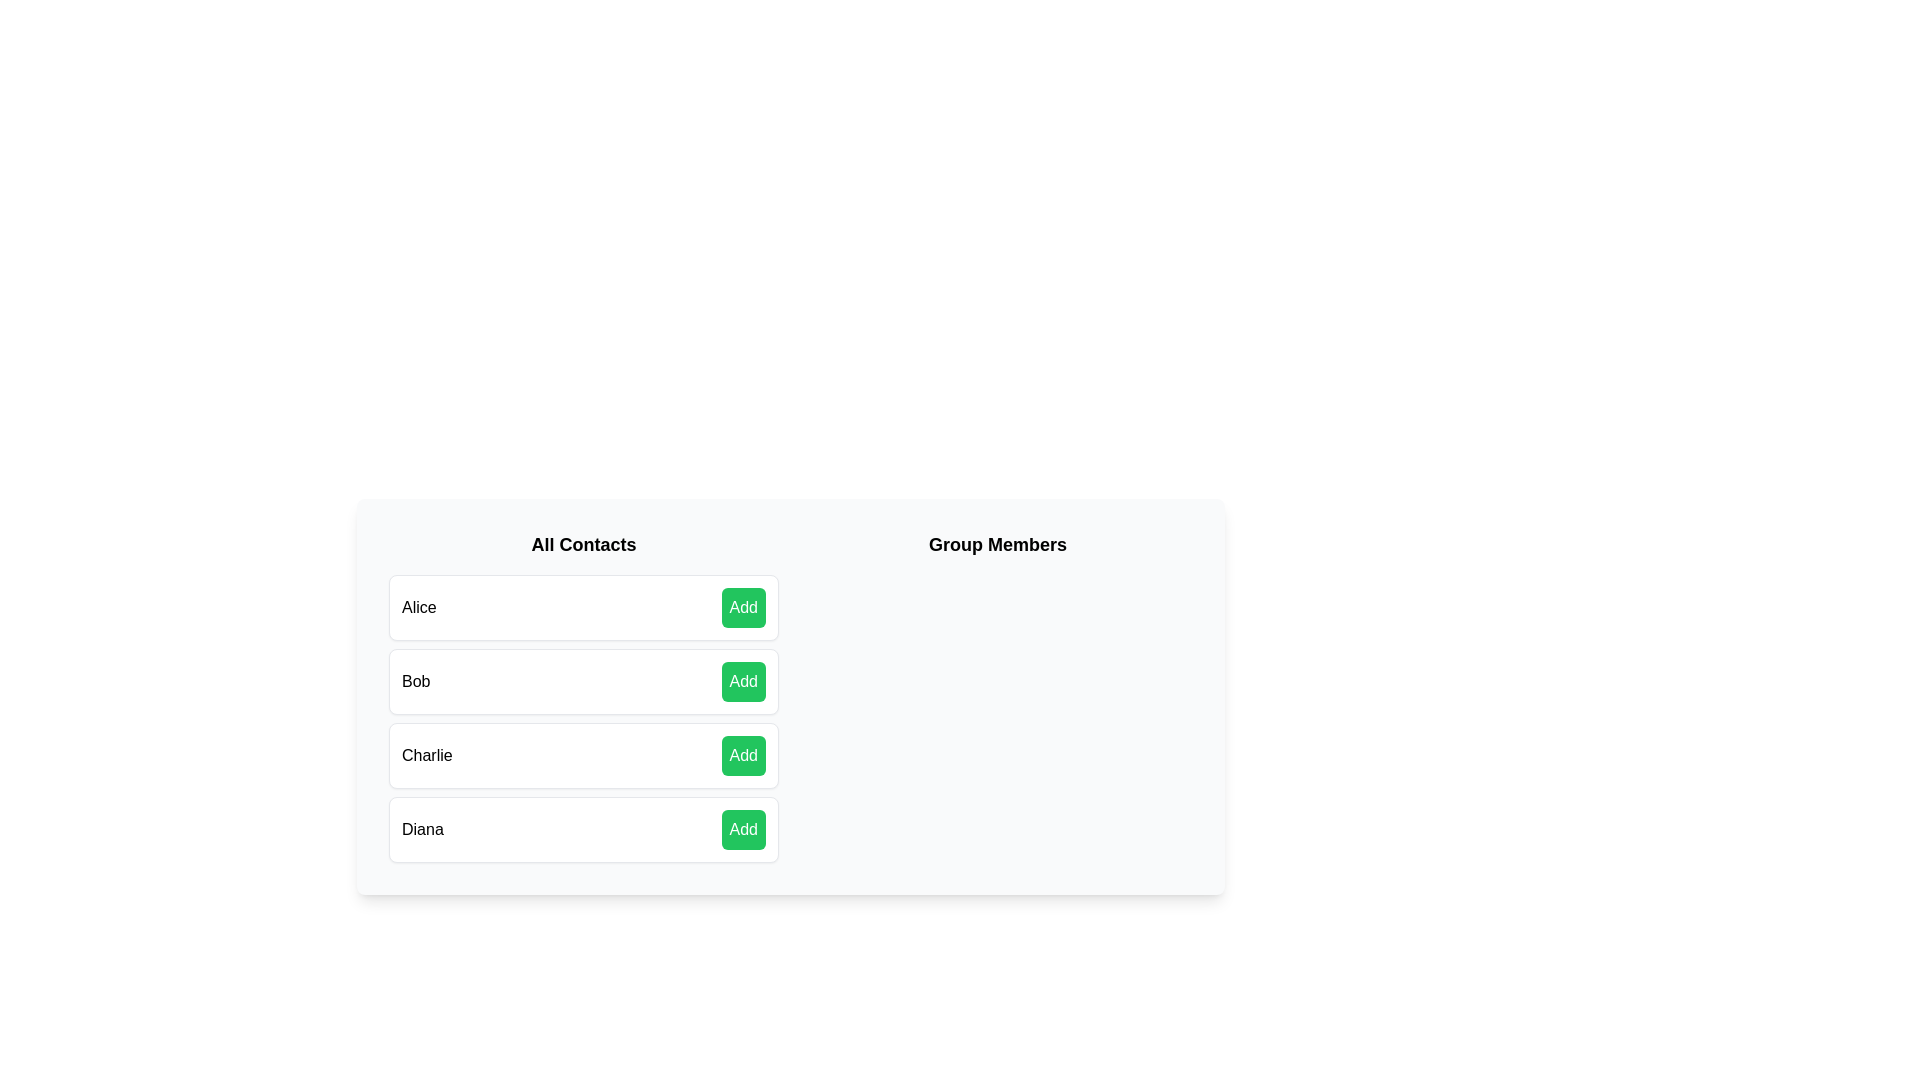 Image resolution: width=1920 pixels, height=1080 pixels. Describe the element at coordinates (742, 829) in the screenshot. I see `'Add' button next to the contact Diana to add them to the group` at that location.